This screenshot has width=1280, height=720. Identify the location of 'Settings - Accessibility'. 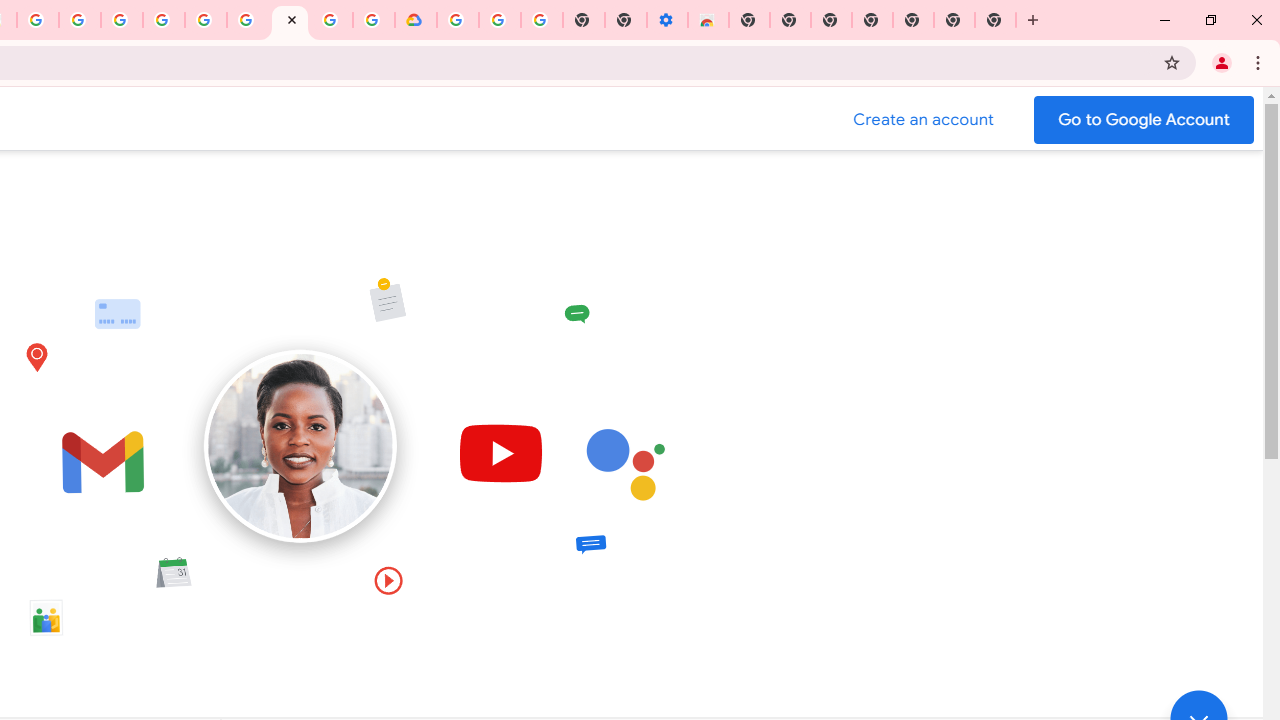
(667, 20).